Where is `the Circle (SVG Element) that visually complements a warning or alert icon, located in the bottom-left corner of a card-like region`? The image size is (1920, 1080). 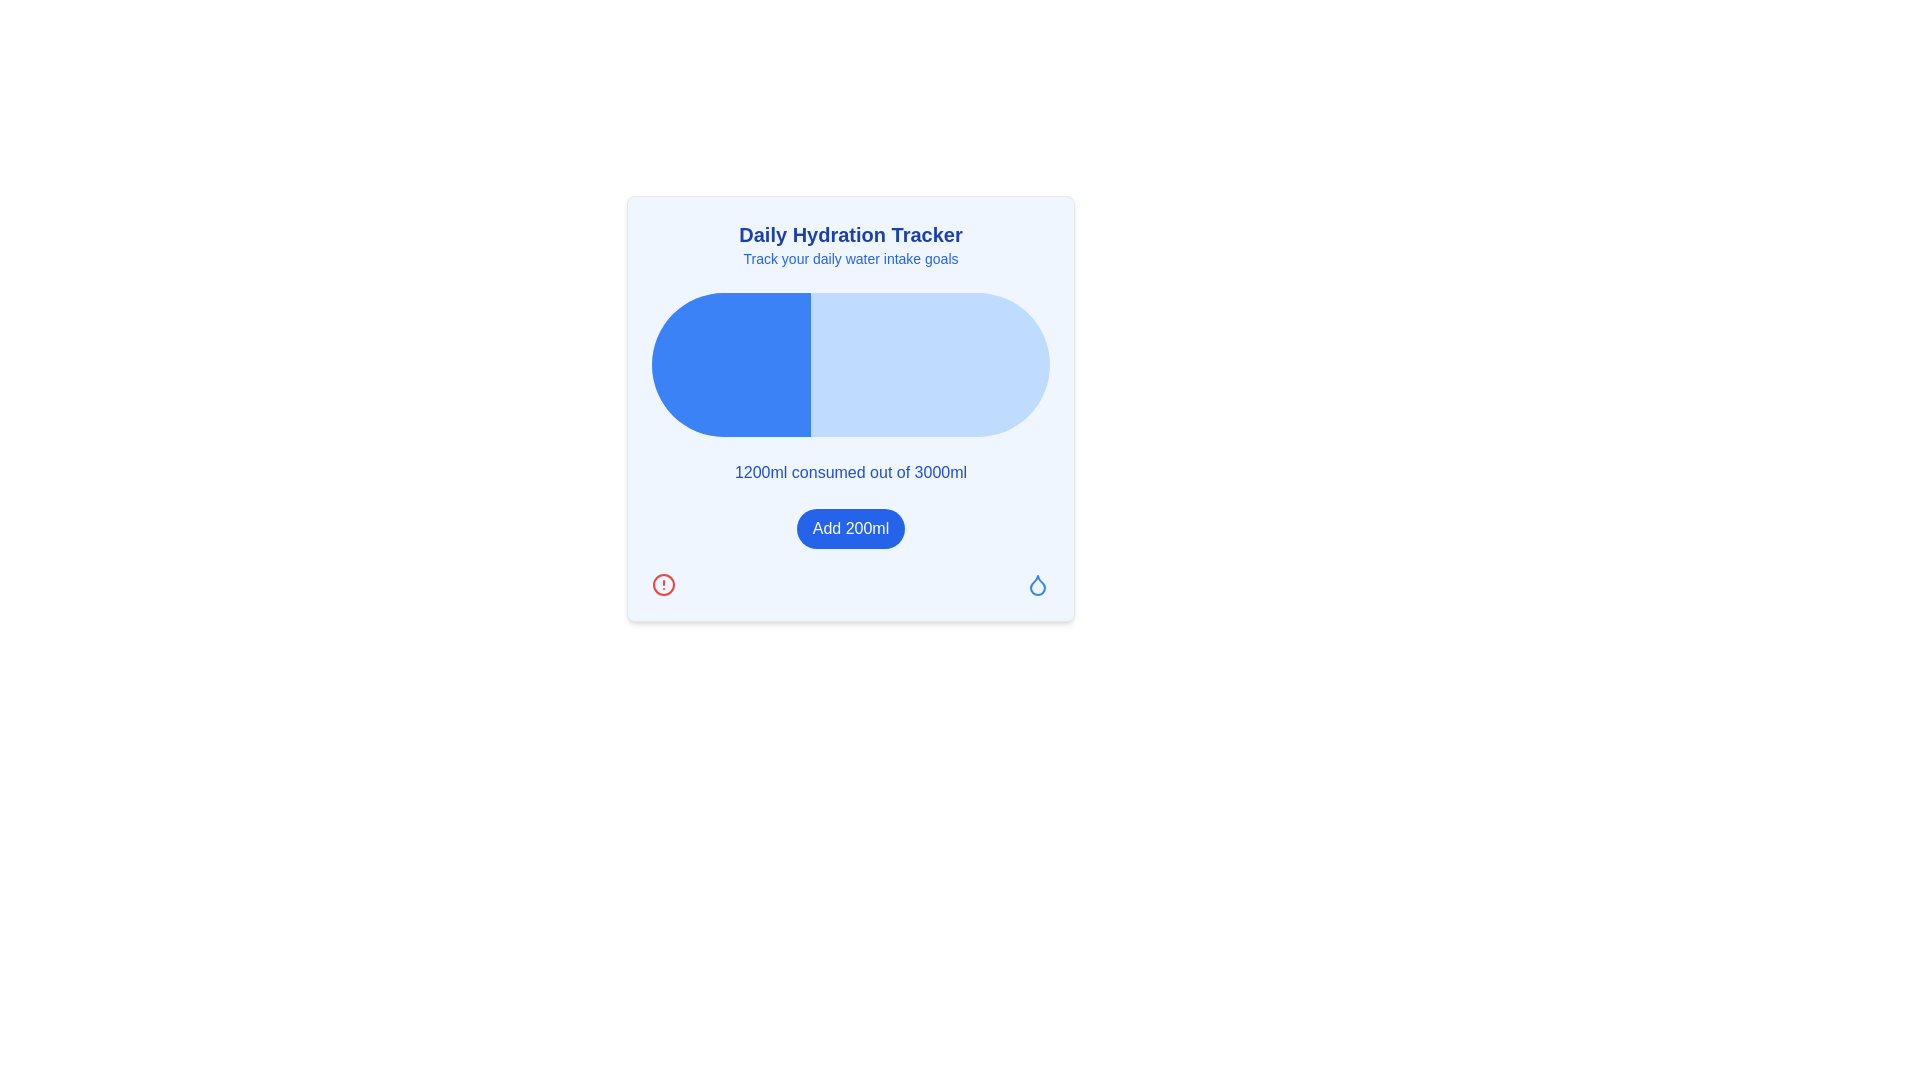
the Circle (SVG Element) that visually complements a warning or alert icon, located in the bottom-left corner of a card-like region is located at coordinates (663, 585).